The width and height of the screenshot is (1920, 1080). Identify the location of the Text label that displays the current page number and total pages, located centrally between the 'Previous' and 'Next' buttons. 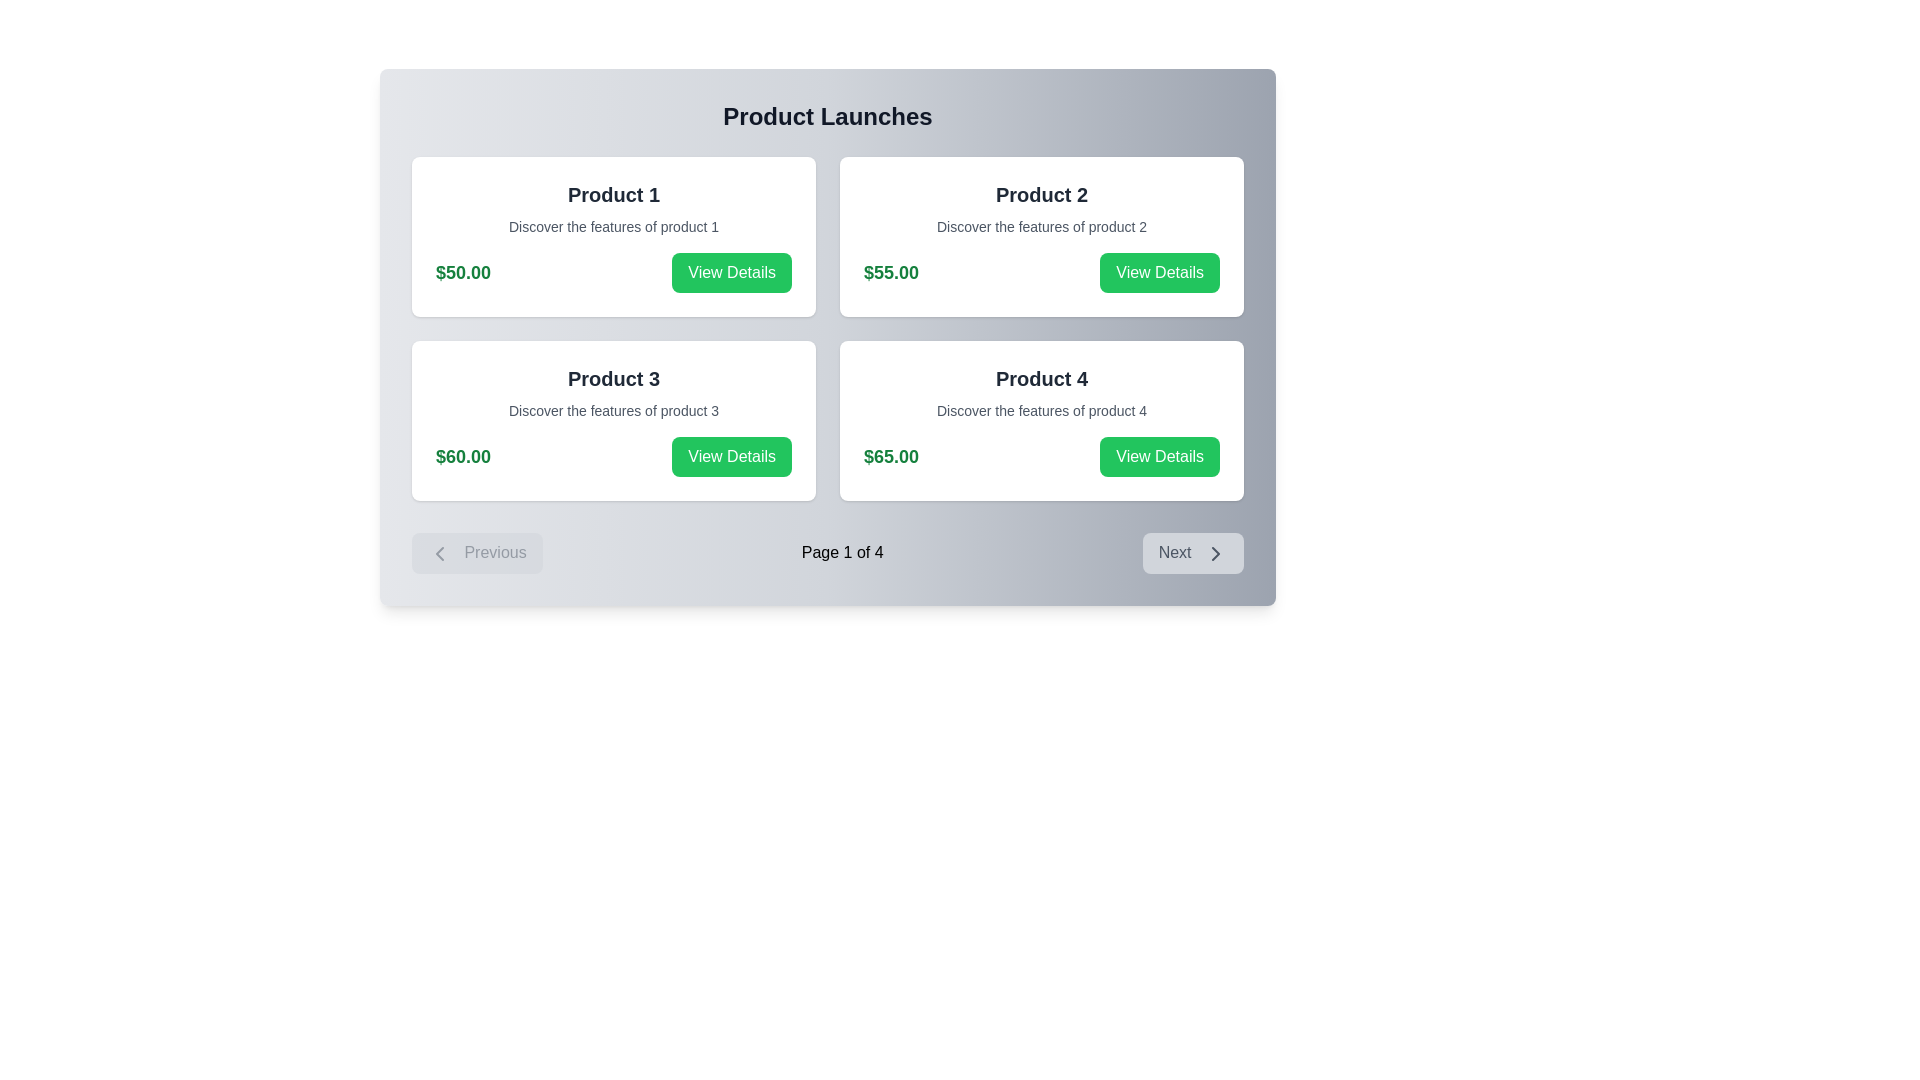
(842, 553).